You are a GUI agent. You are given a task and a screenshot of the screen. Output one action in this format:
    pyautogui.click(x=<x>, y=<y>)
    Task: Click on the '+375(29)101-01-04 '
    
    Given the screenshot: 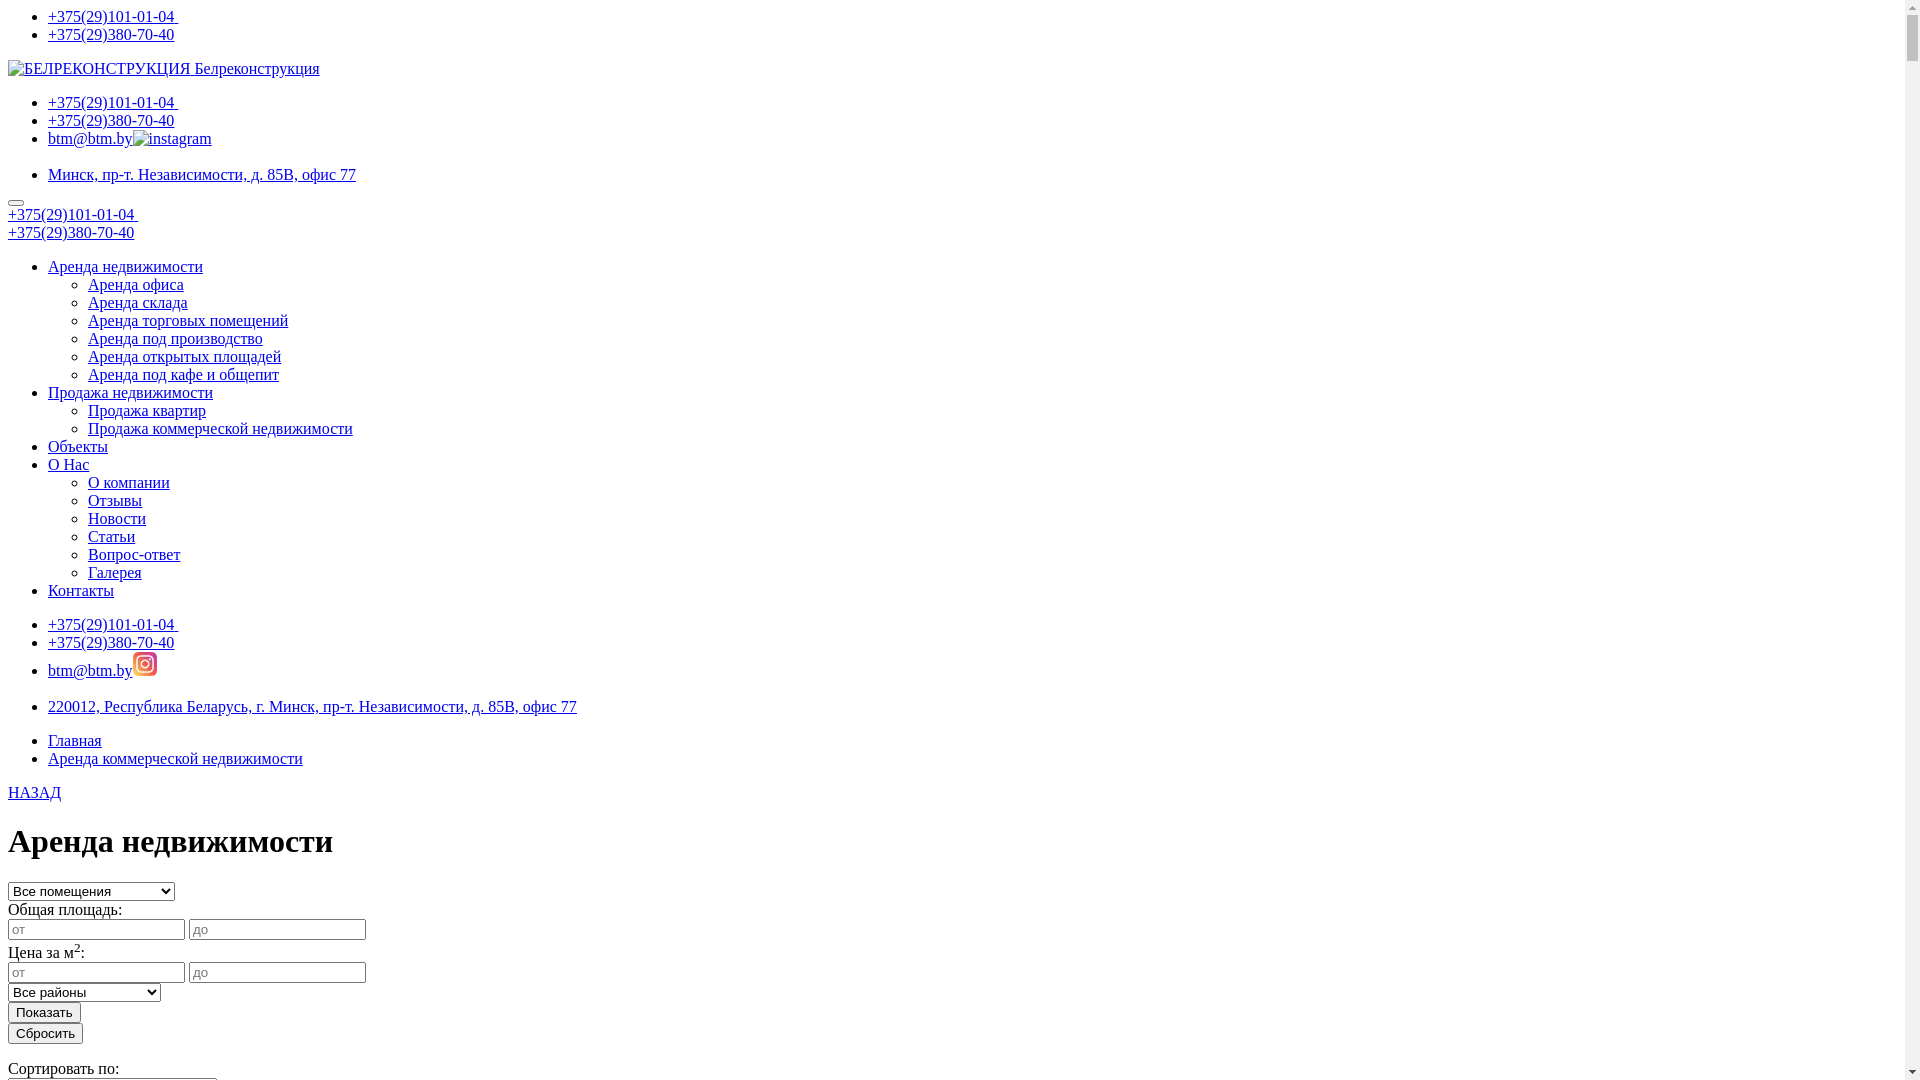 What is the action you would take?
    pyautogui.click(x=48, y=16)
    